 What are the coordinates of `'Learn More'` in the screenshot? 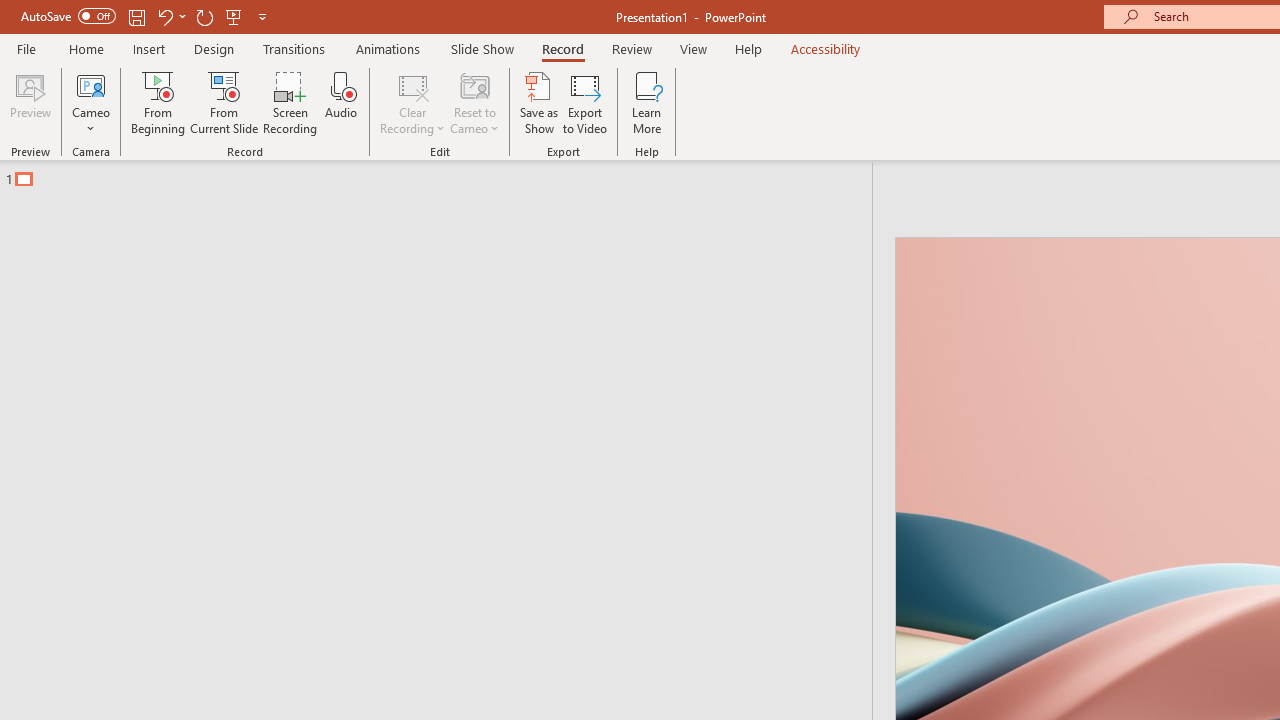 It's located at (647, 103).